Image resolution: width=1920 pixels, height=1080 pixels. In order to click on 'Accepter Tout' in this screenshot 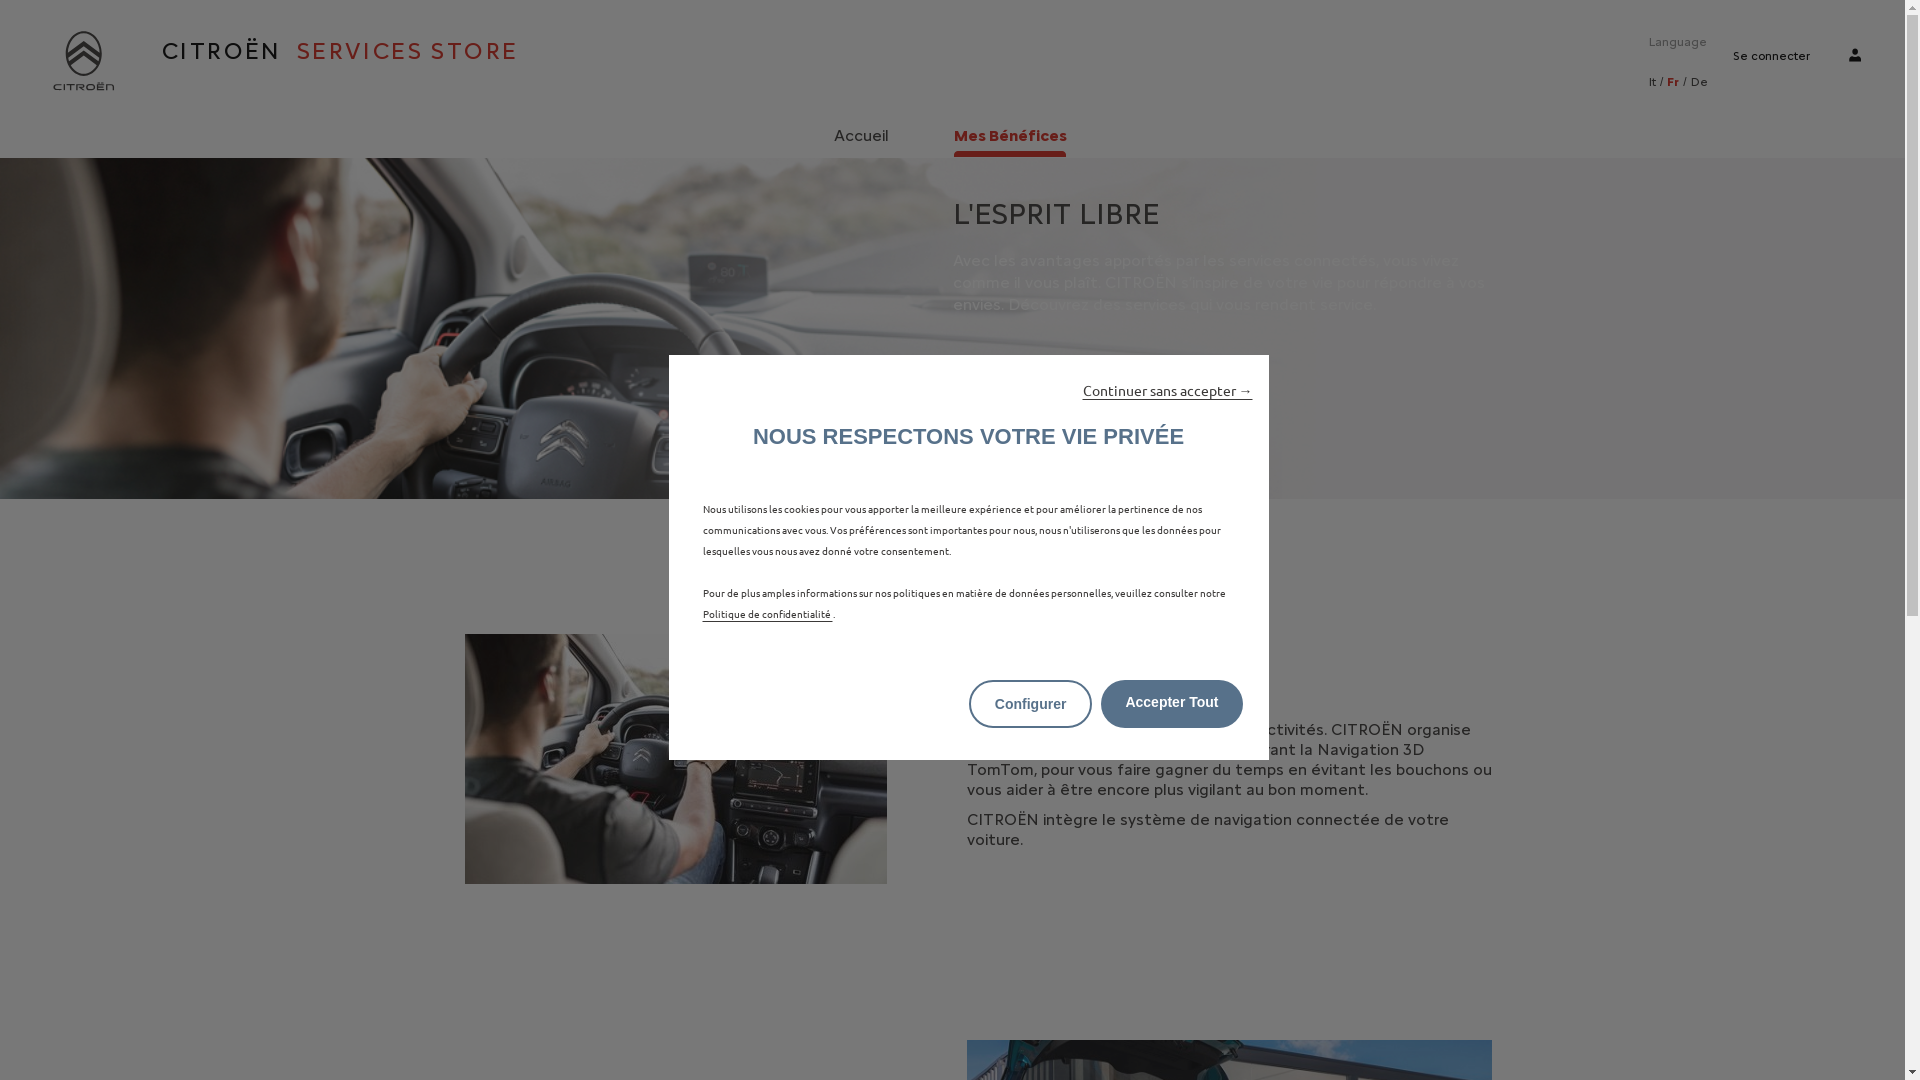, I will do `click(1099, 703)`.